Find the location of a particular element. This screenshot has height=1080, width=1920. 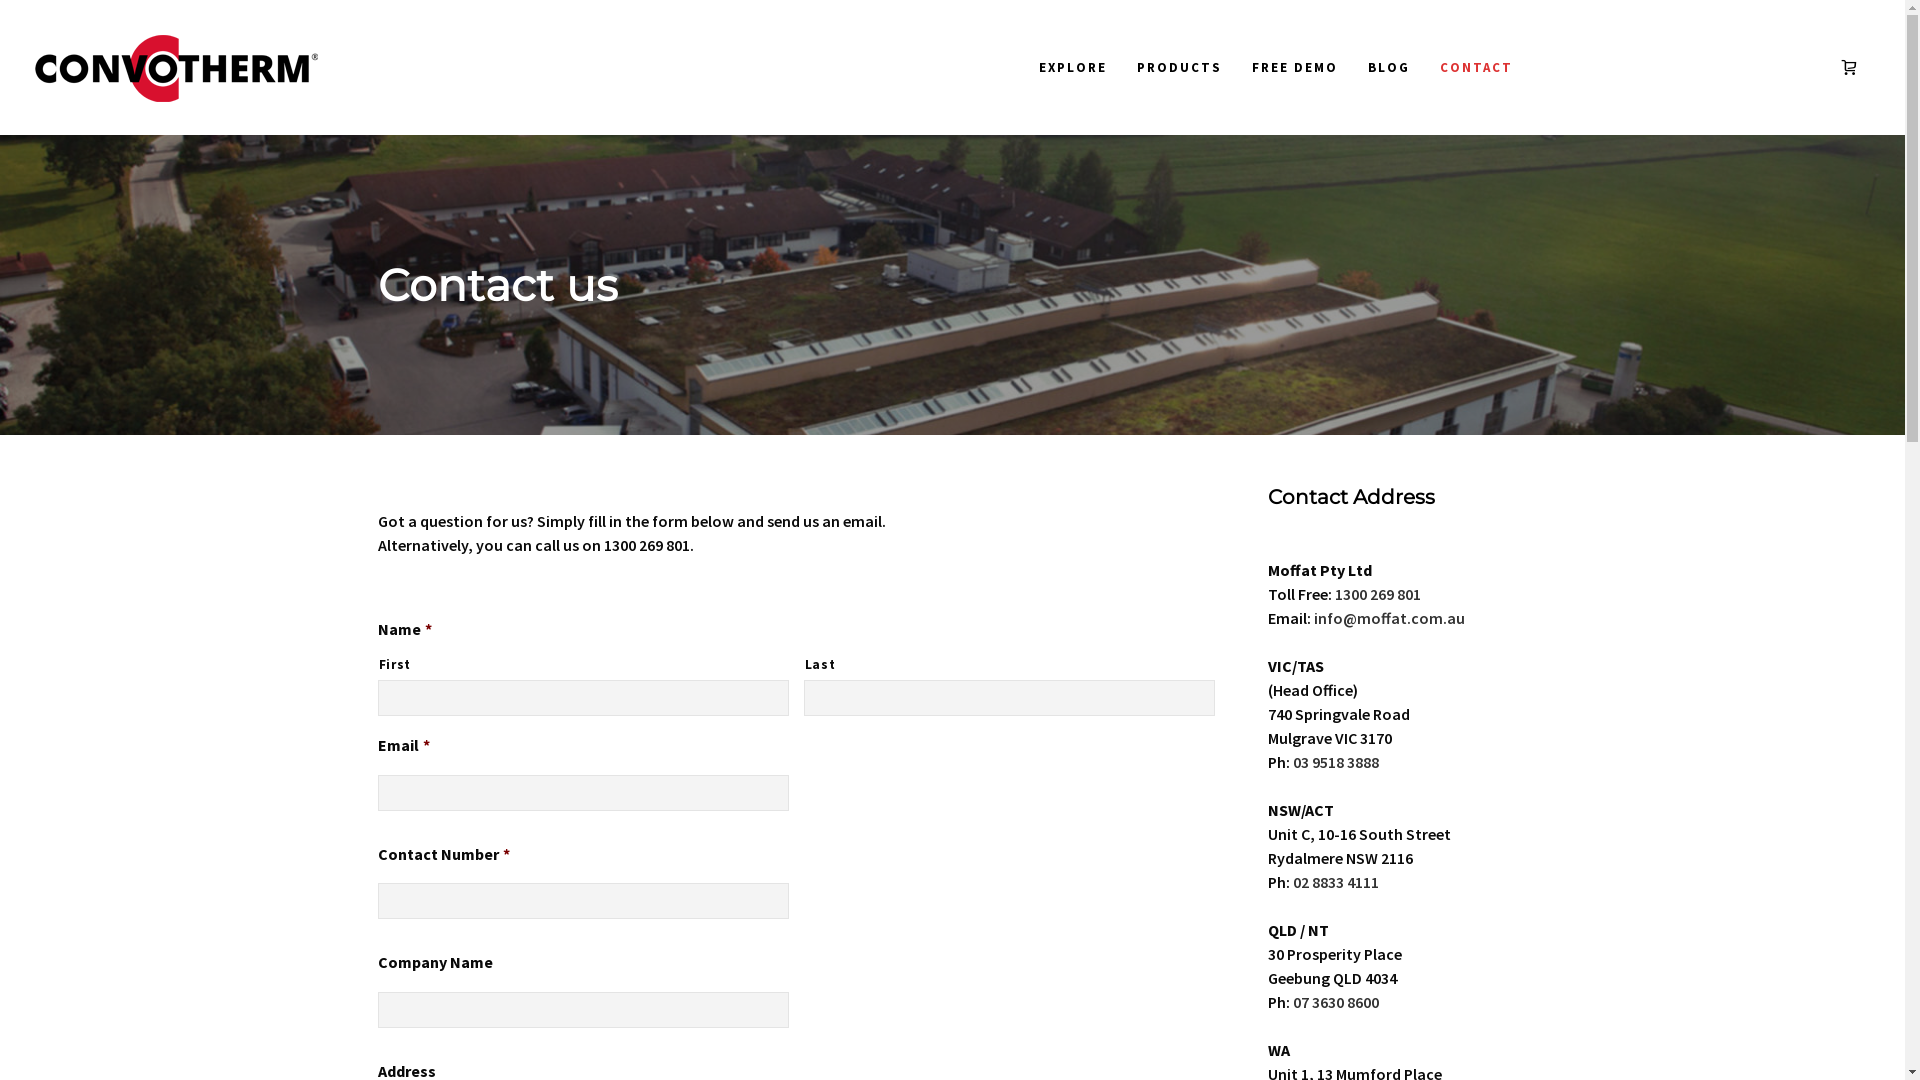

'CONTACT' is located at coordinates (1475, 66).